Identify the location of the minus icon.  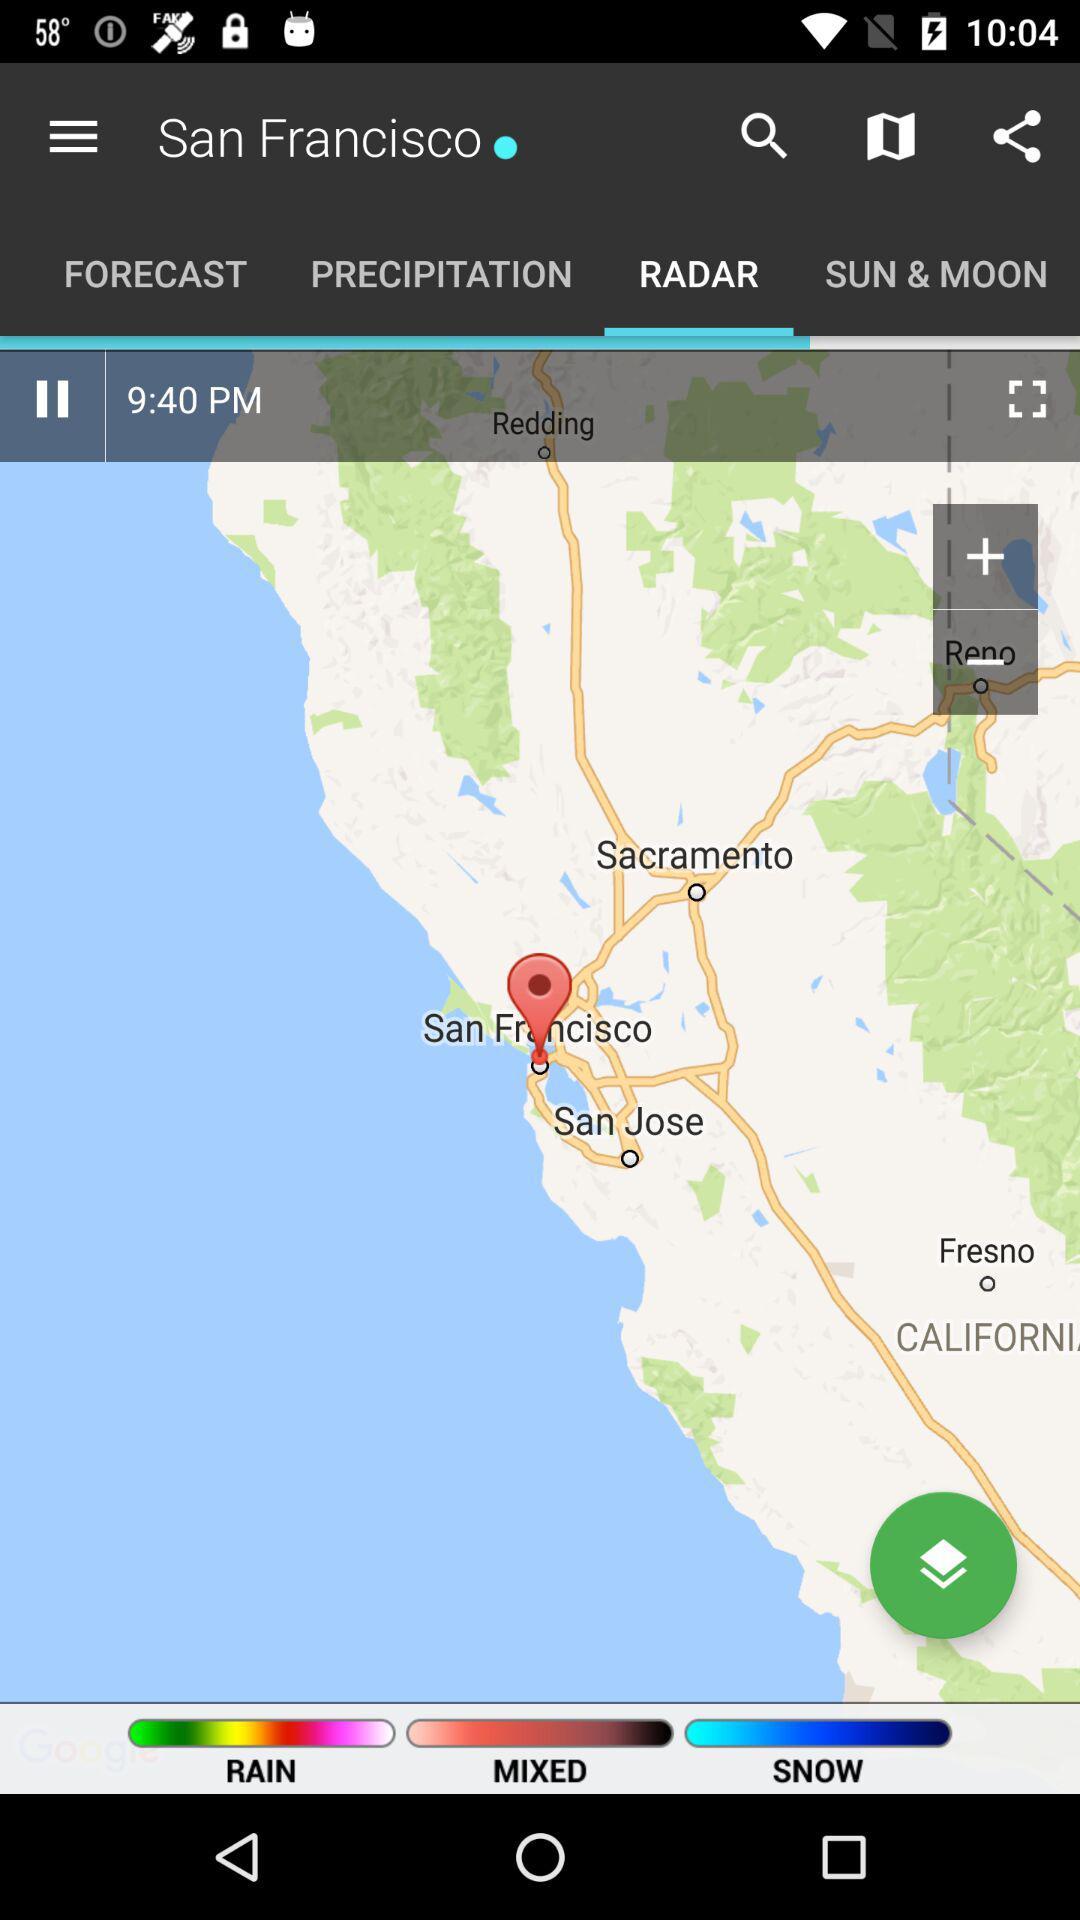
(984, 662).